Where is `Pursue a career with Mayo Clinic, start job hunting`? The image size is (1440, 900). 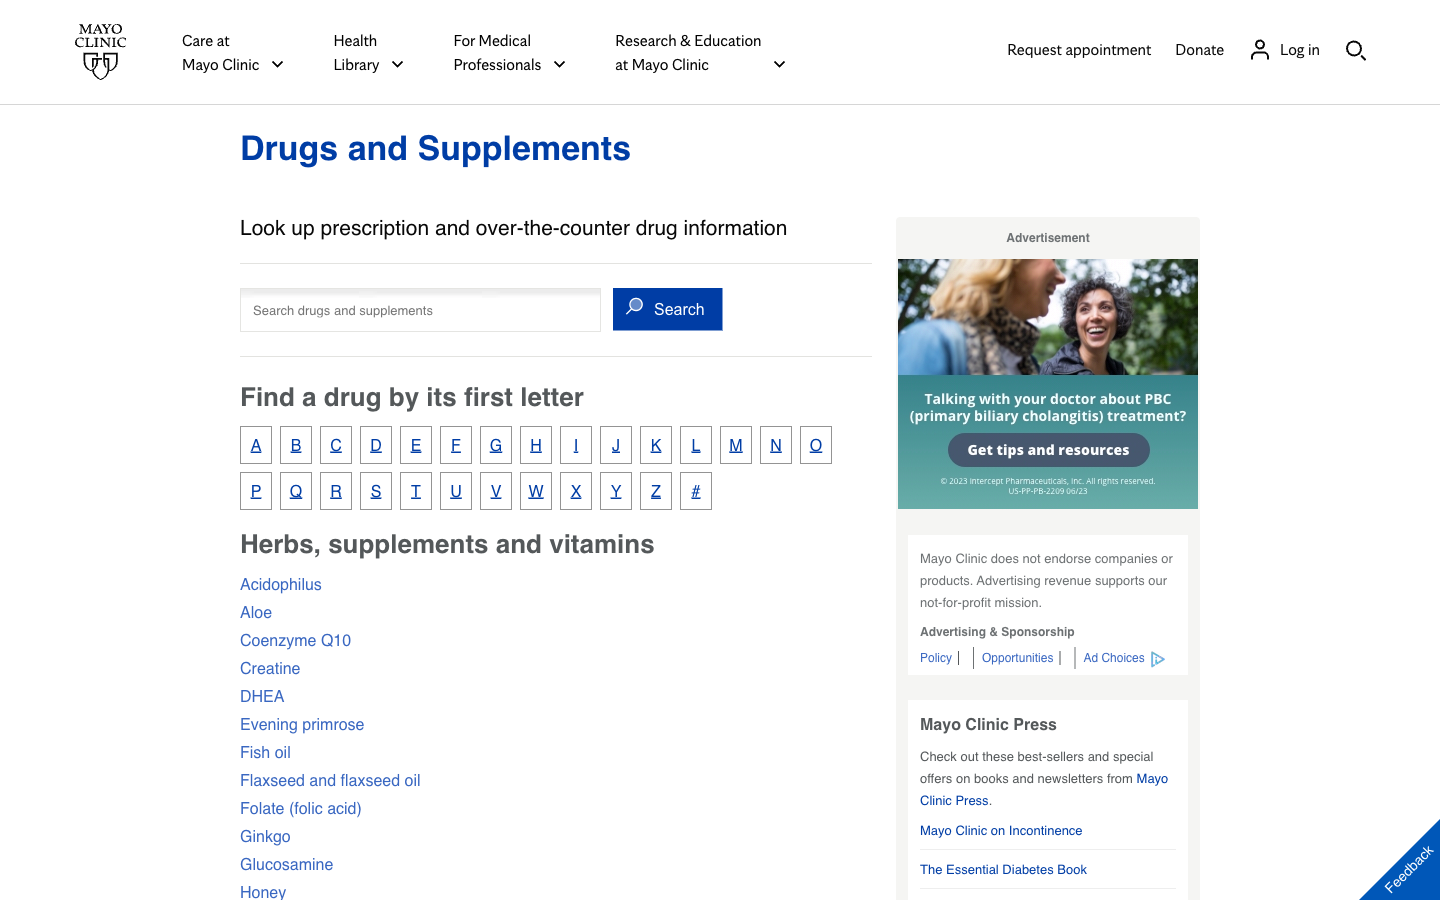
Pursue a career with Mayo Clinic, start job hunting is located at coordinates (1019, 657).